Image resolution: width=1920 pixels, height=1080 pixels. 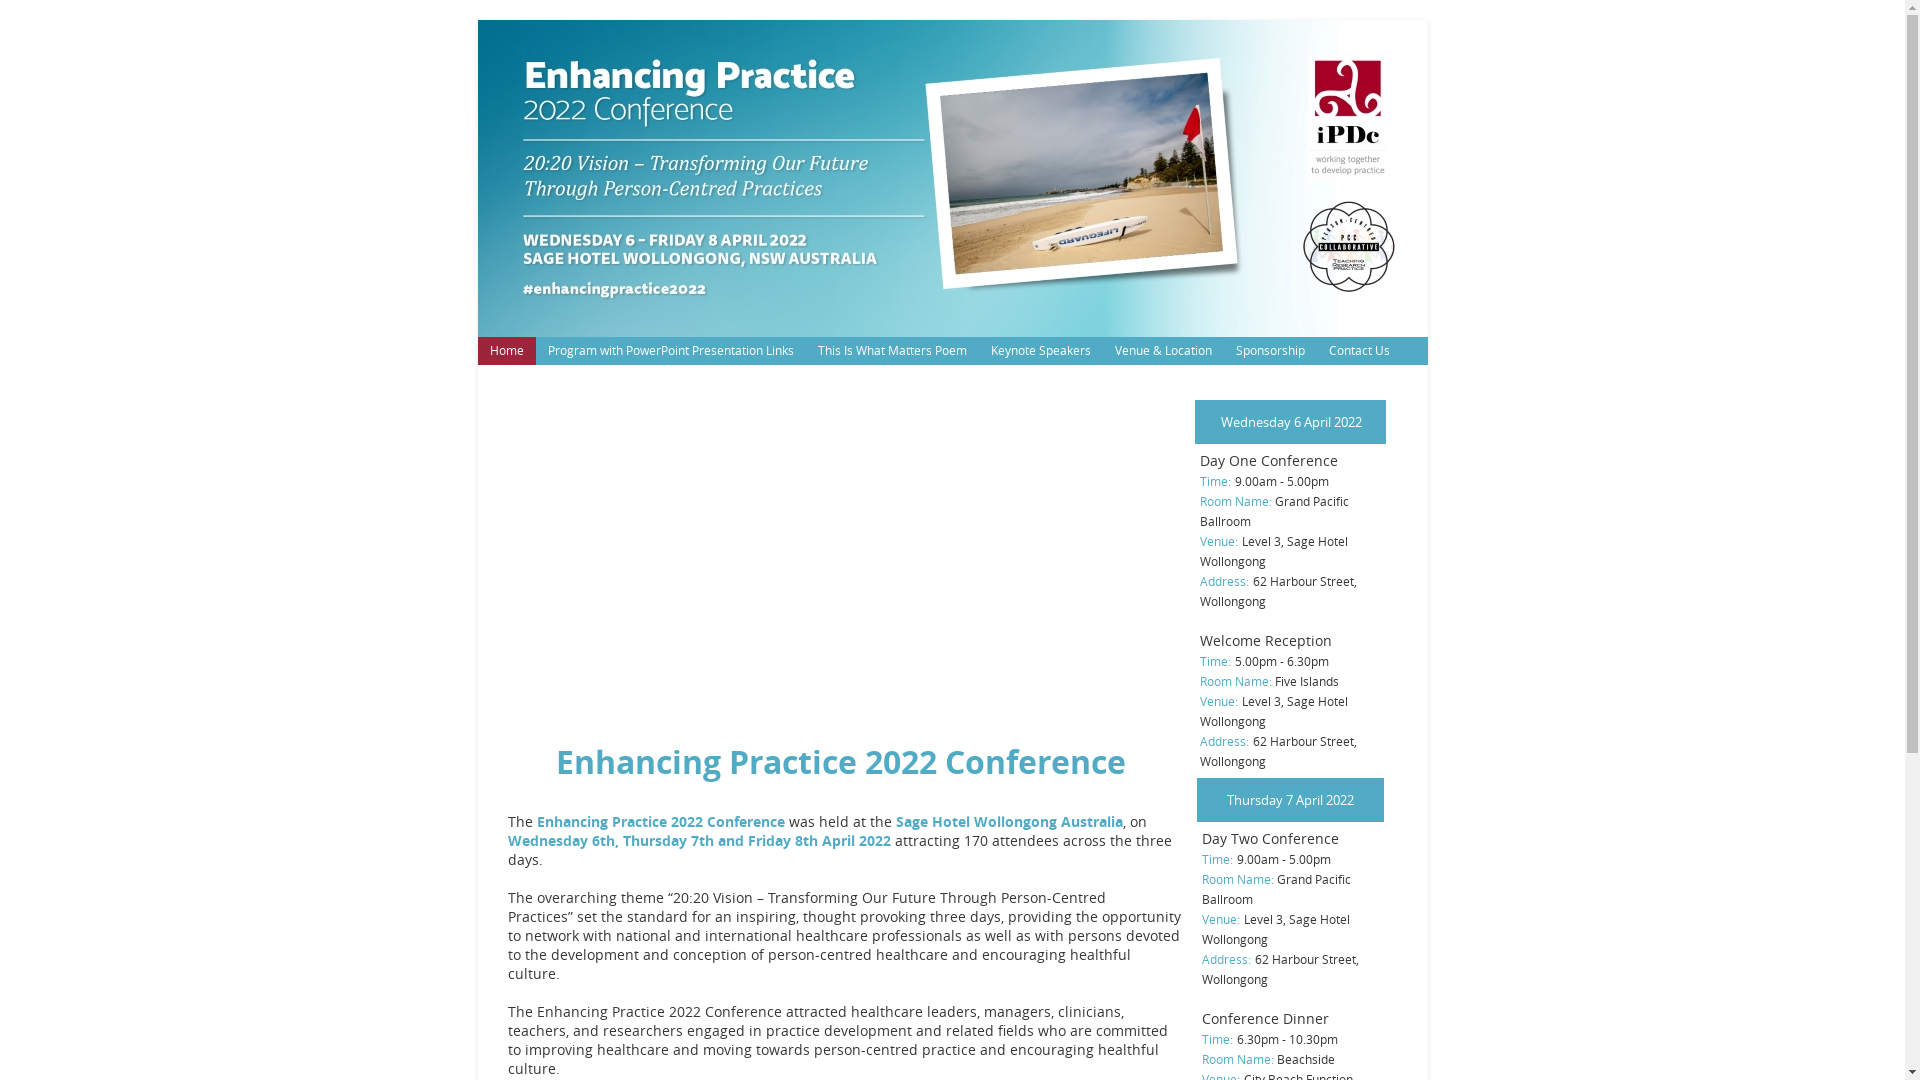 I want to click on 'Contact Us', so click(x=1358, y=350).